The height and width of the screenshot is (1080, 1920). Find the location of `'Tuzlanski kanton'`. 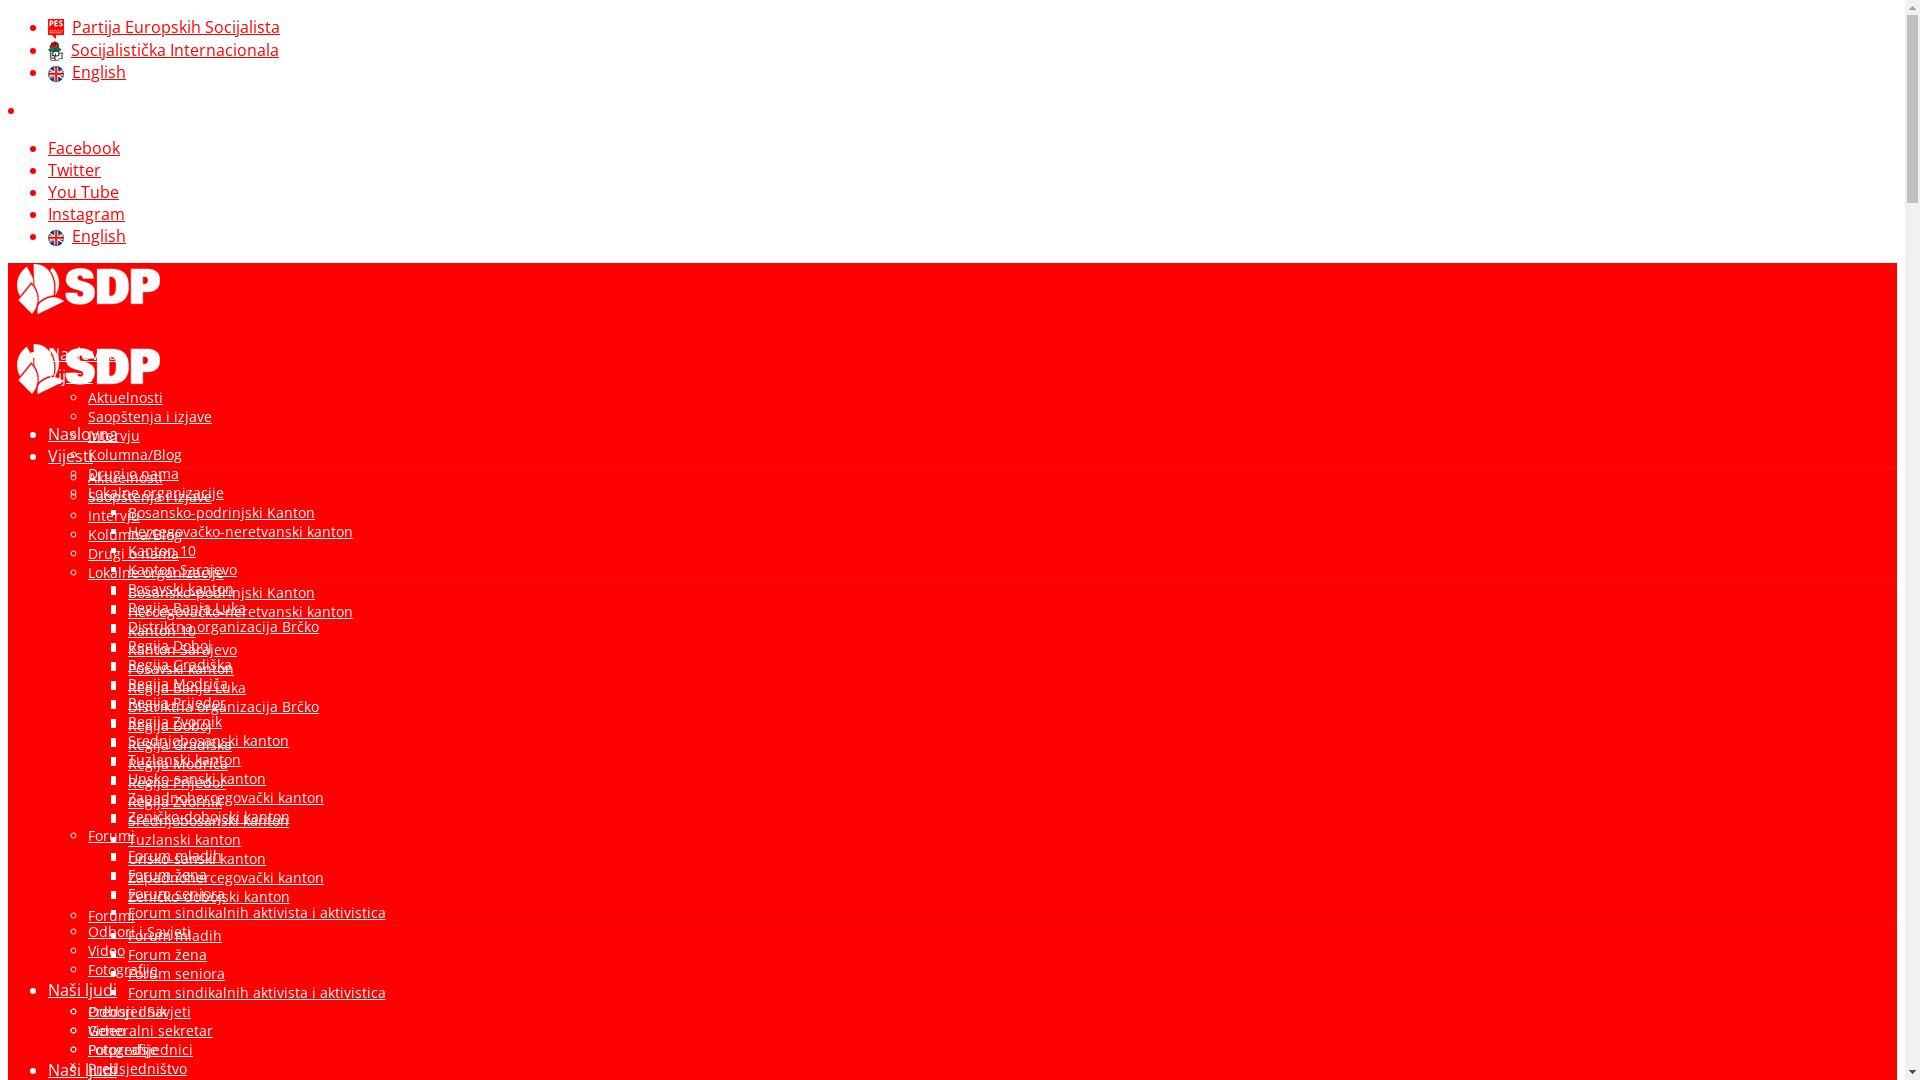

'Tuzlanski kanton' is located at coordinates (184, 839).